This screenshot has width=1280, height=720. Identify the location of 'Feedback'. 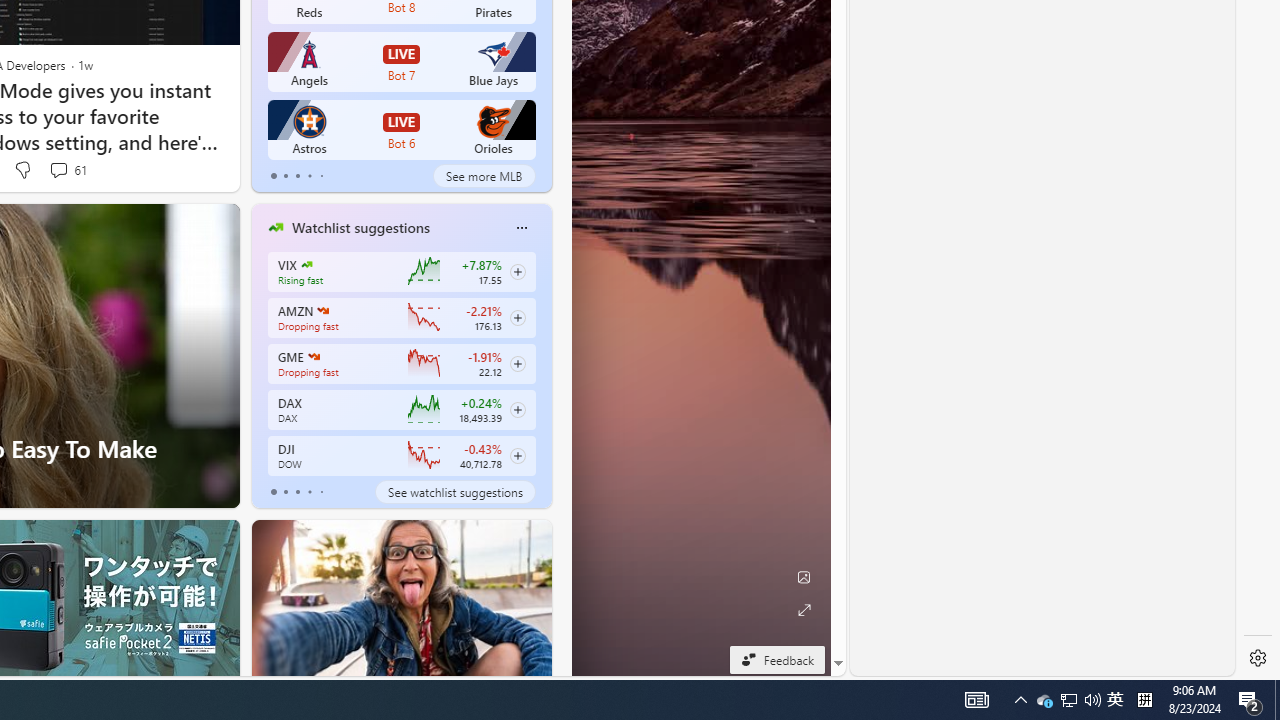
(776, 659).